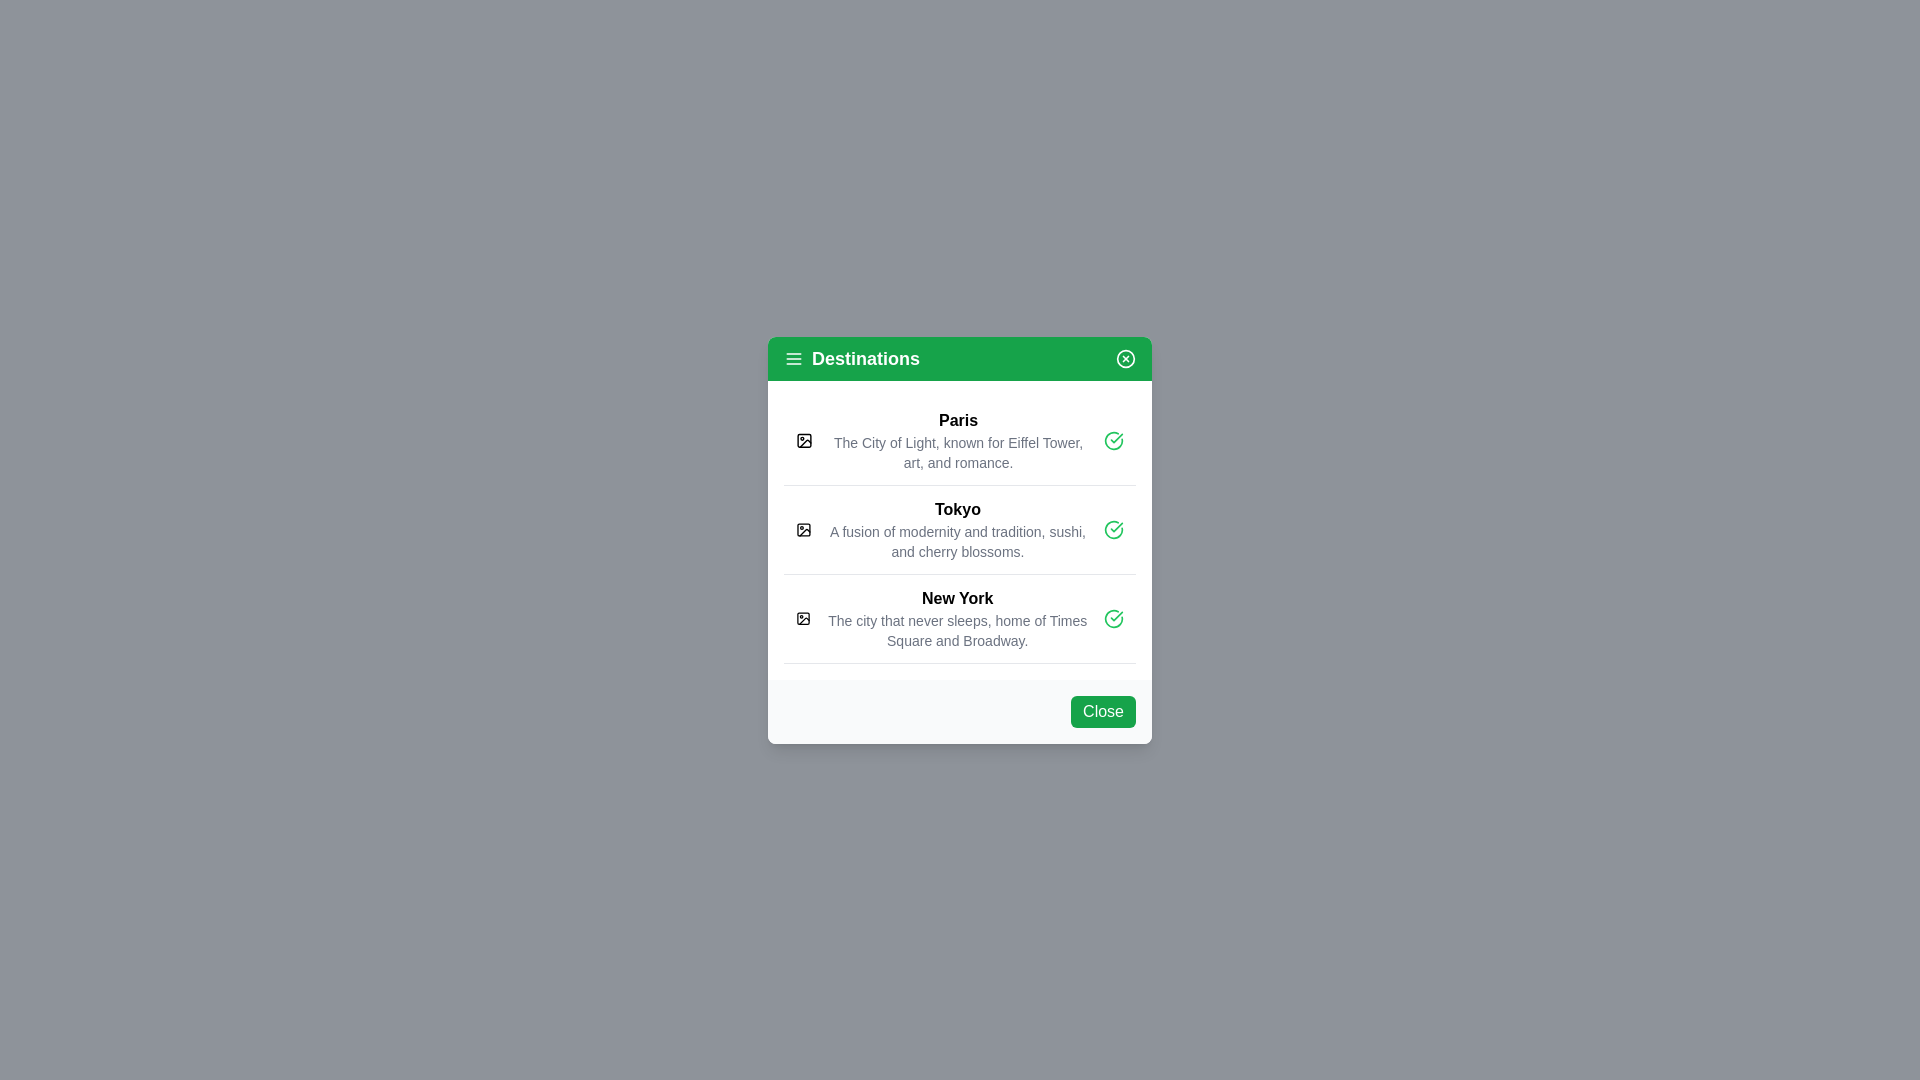 This screenshot has height=1080, width=1920. Describe the element at coordinates (960, 528) in the screenshot. I see `the checkmark icon in the second list item that displays information about Tokyo` at that location.